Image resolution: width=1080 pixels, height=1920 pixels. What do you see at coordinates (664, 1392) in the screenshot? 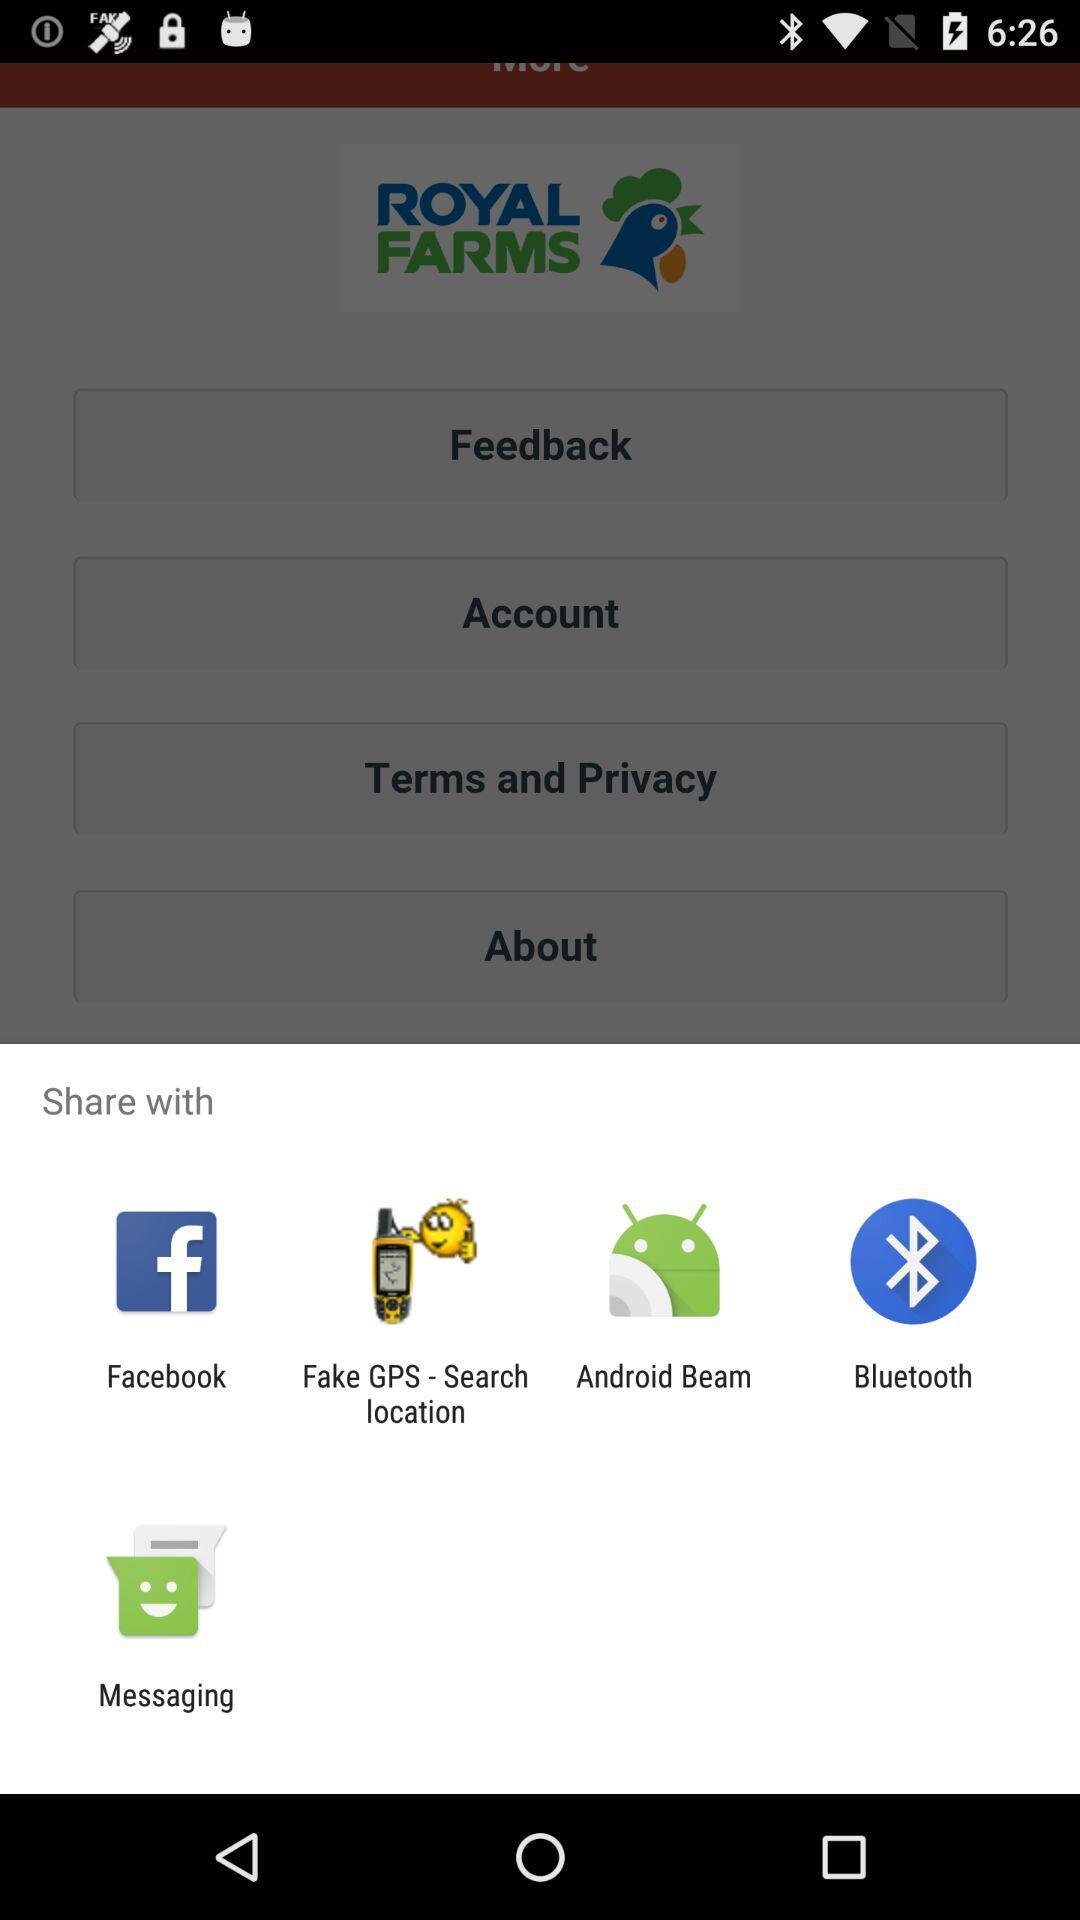
I see `icon to the left of bluetooth app` at bounding box center [664, 1392].